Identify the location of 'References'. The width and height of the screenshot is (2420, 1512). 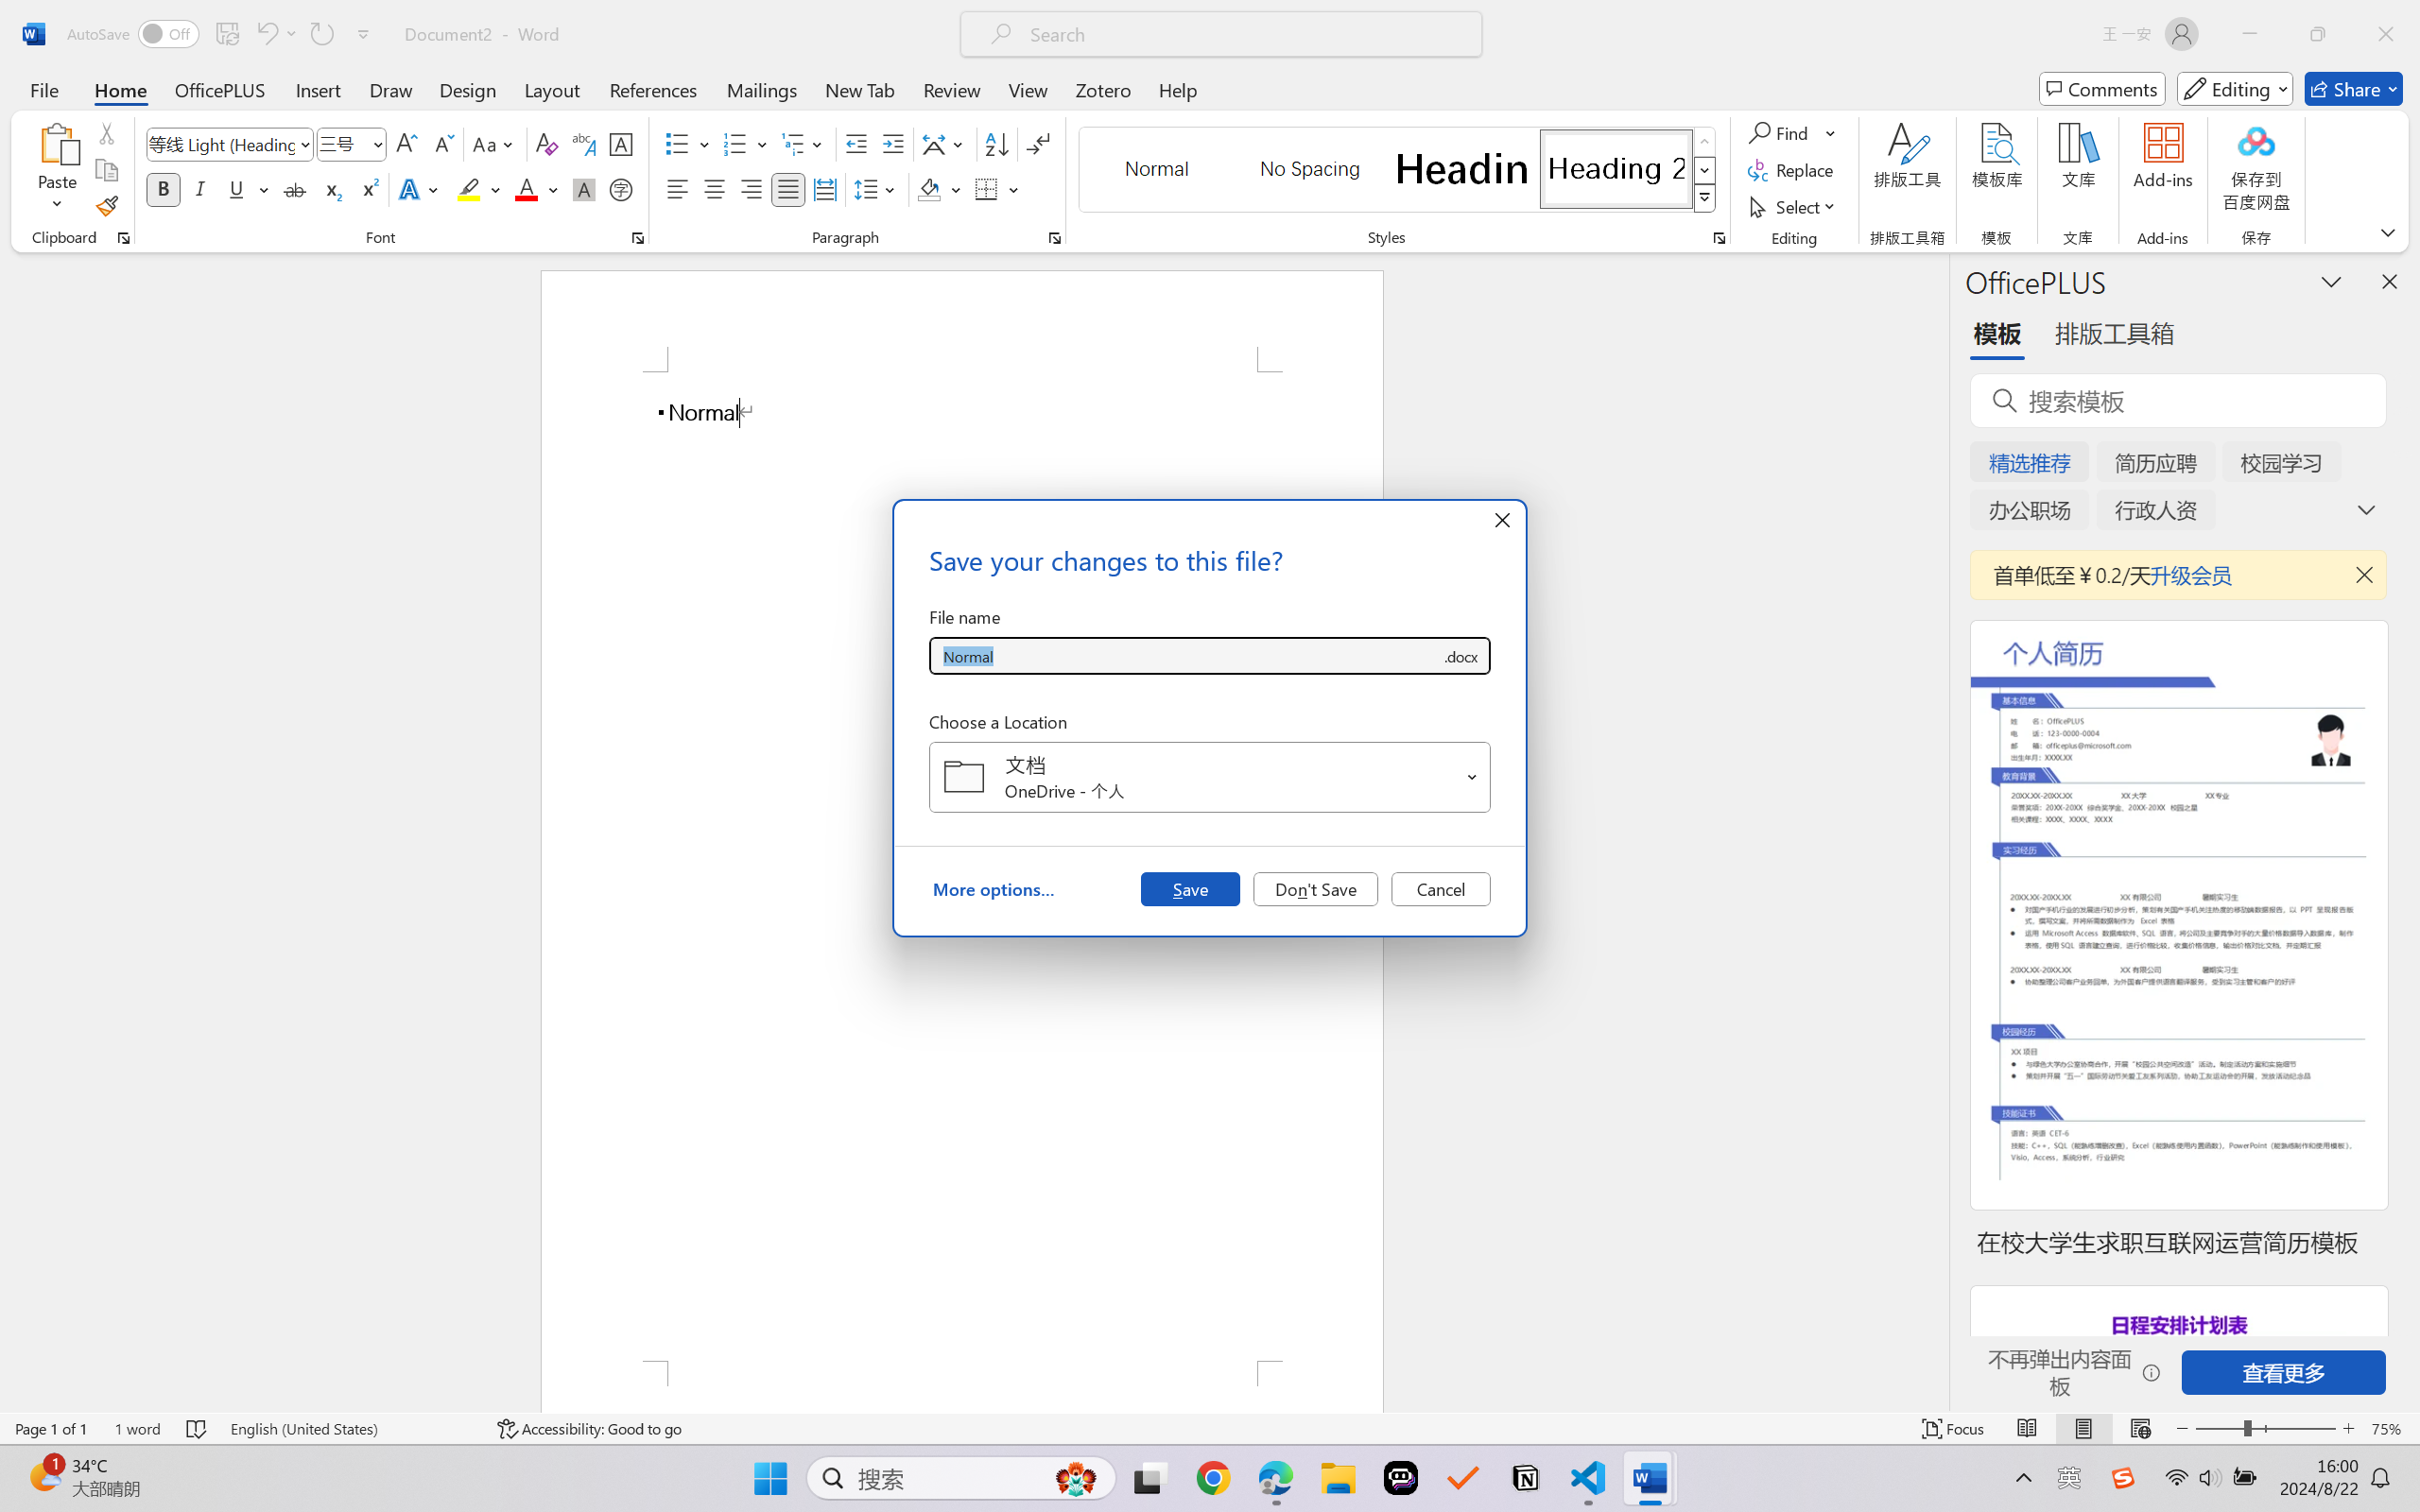
(653, 88).